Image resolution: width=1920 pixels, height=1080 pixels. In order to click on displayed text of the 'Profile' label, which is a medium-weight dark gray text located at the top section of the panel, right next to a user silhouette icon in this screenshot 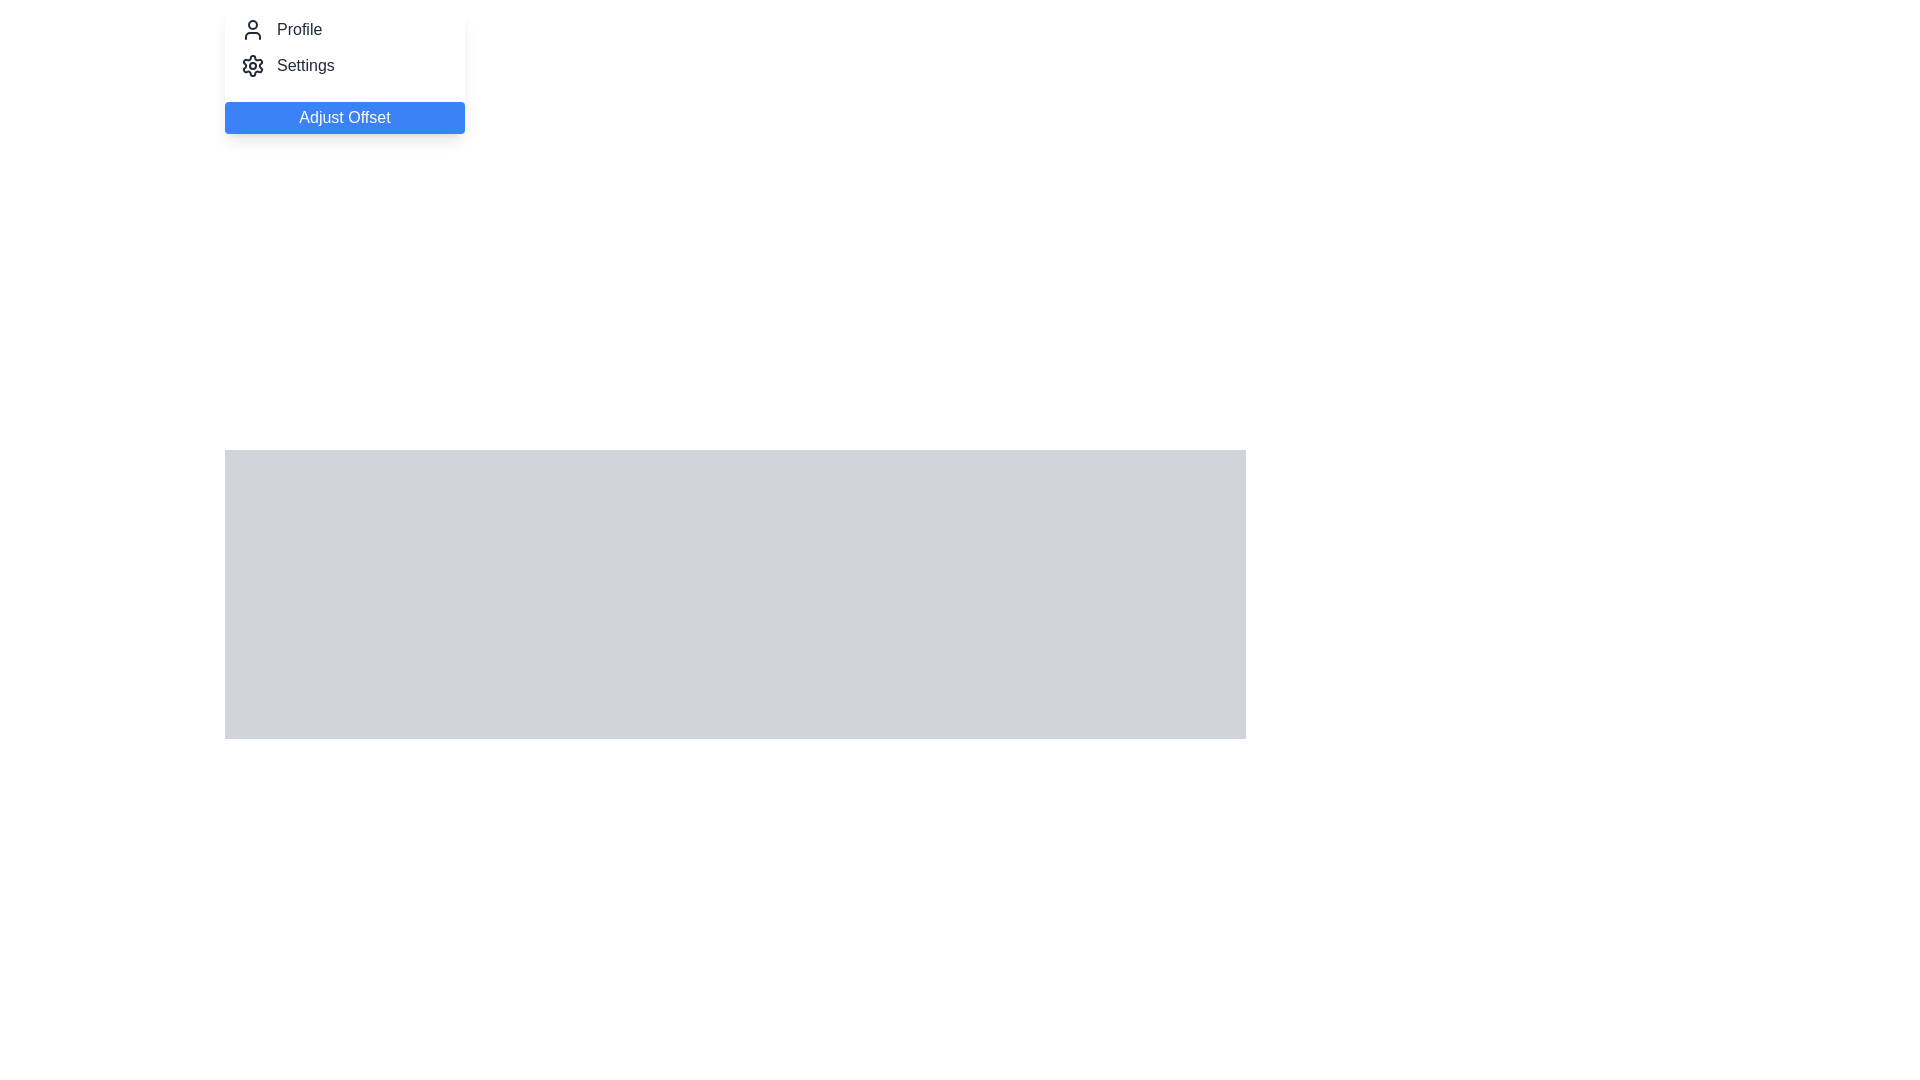, I will do `click(298, 30)`.